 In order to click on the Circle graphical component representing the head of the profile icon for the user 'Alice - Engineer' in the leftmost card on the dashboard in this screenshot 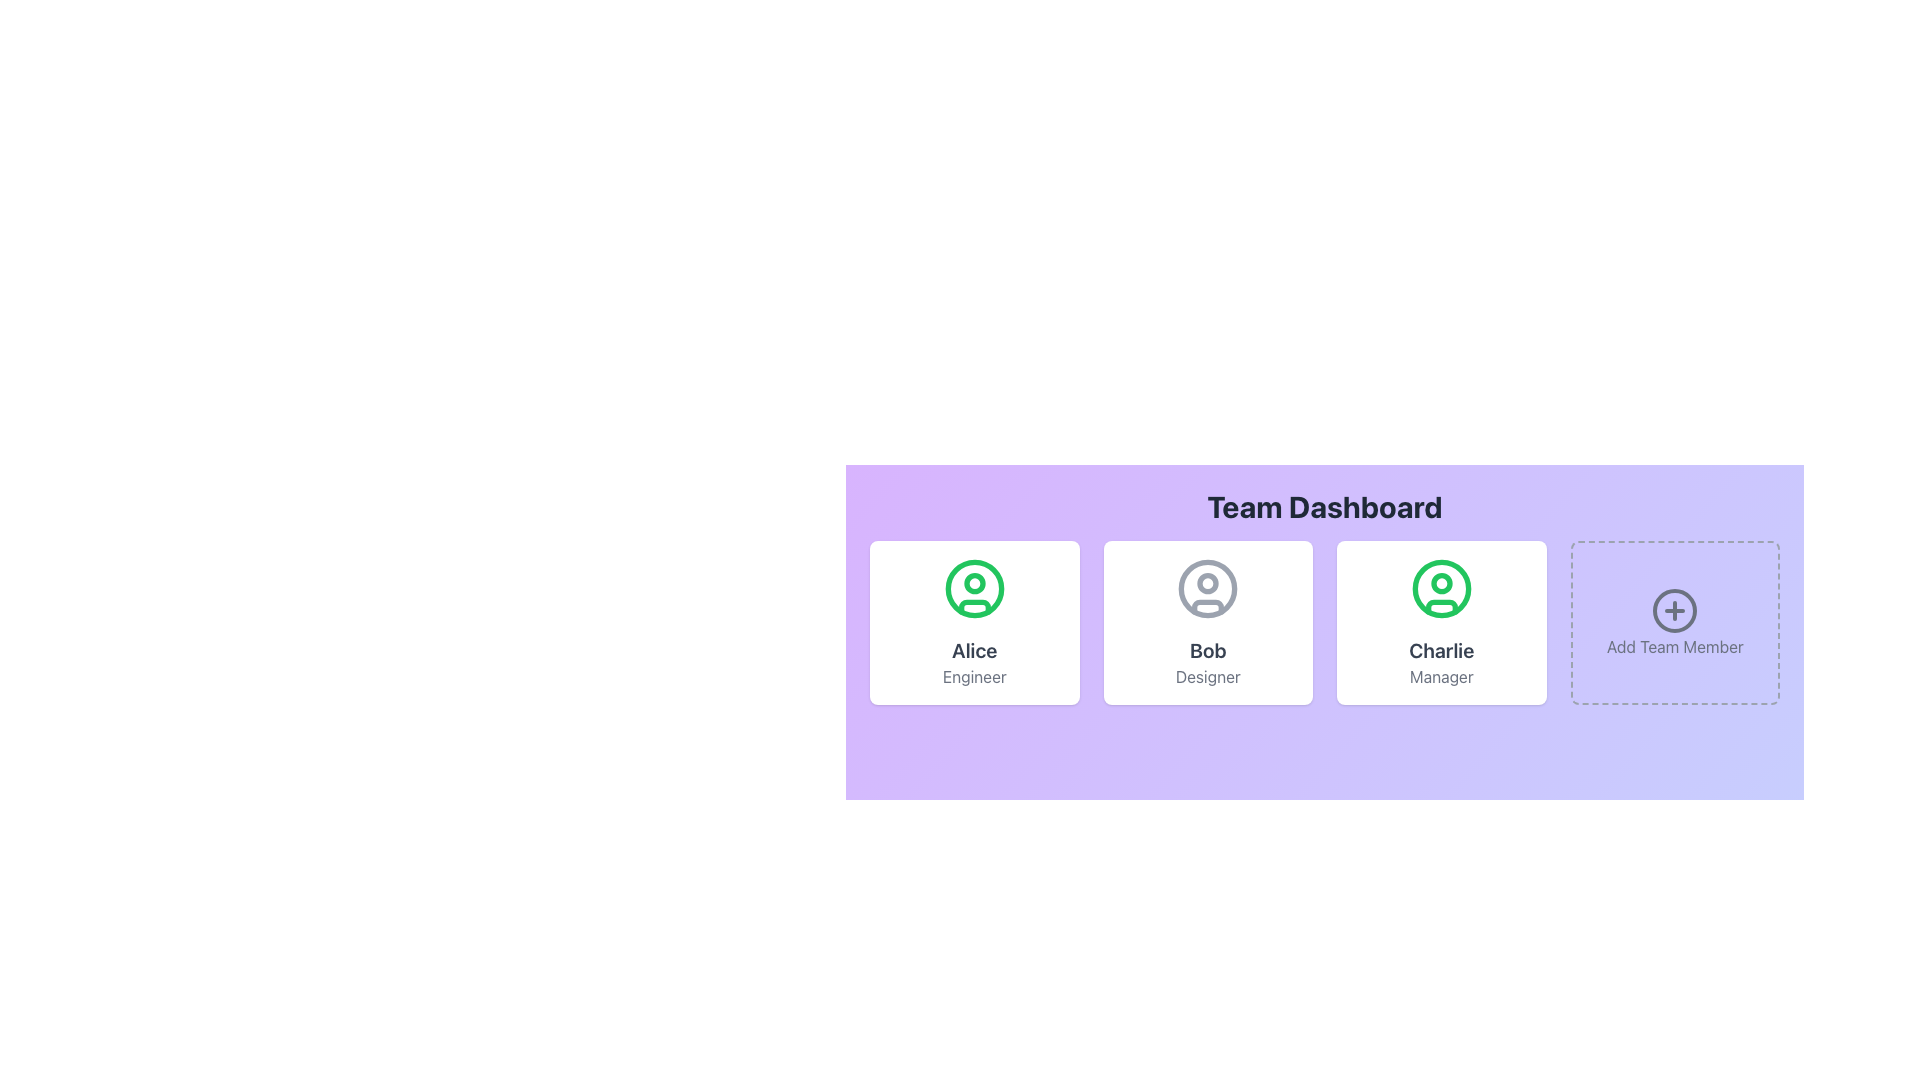, I will do `click(974, 583)`.